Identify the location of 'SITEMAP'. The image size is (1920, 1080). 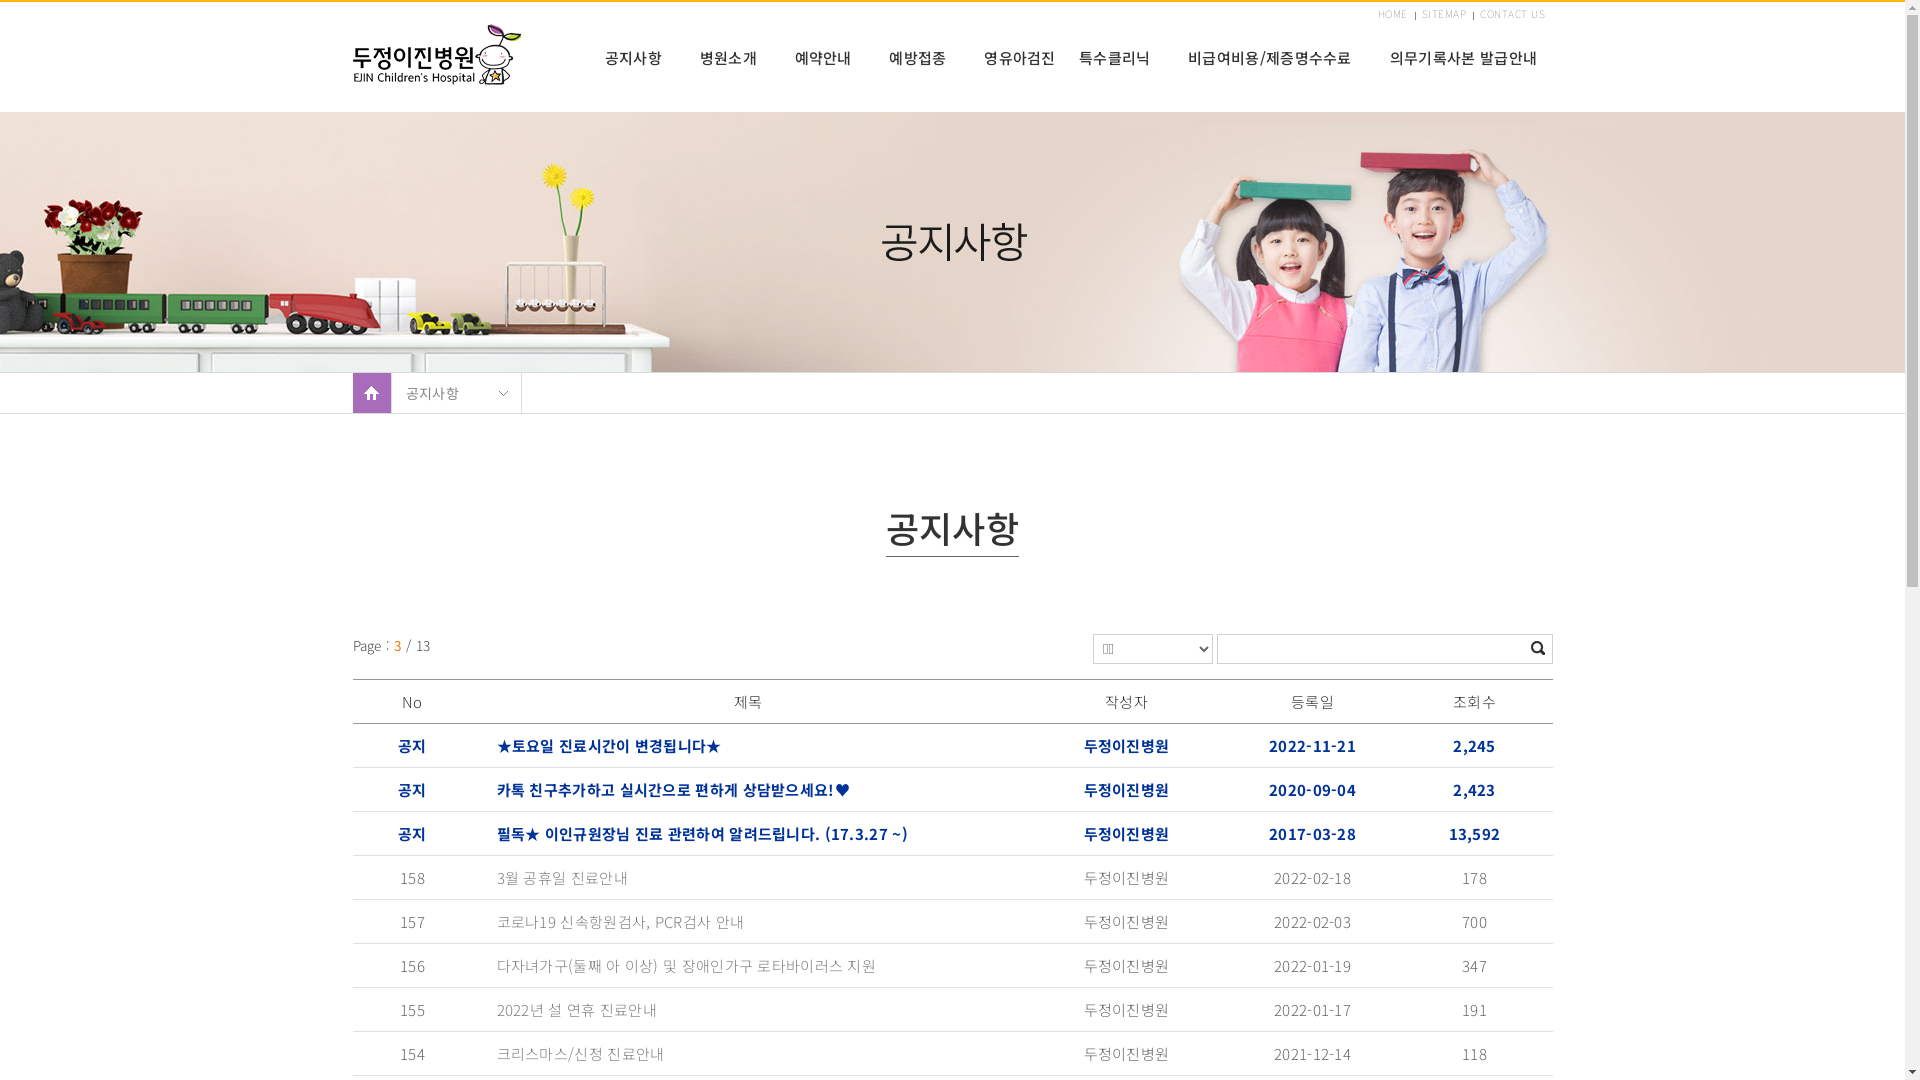
(1444, 14).